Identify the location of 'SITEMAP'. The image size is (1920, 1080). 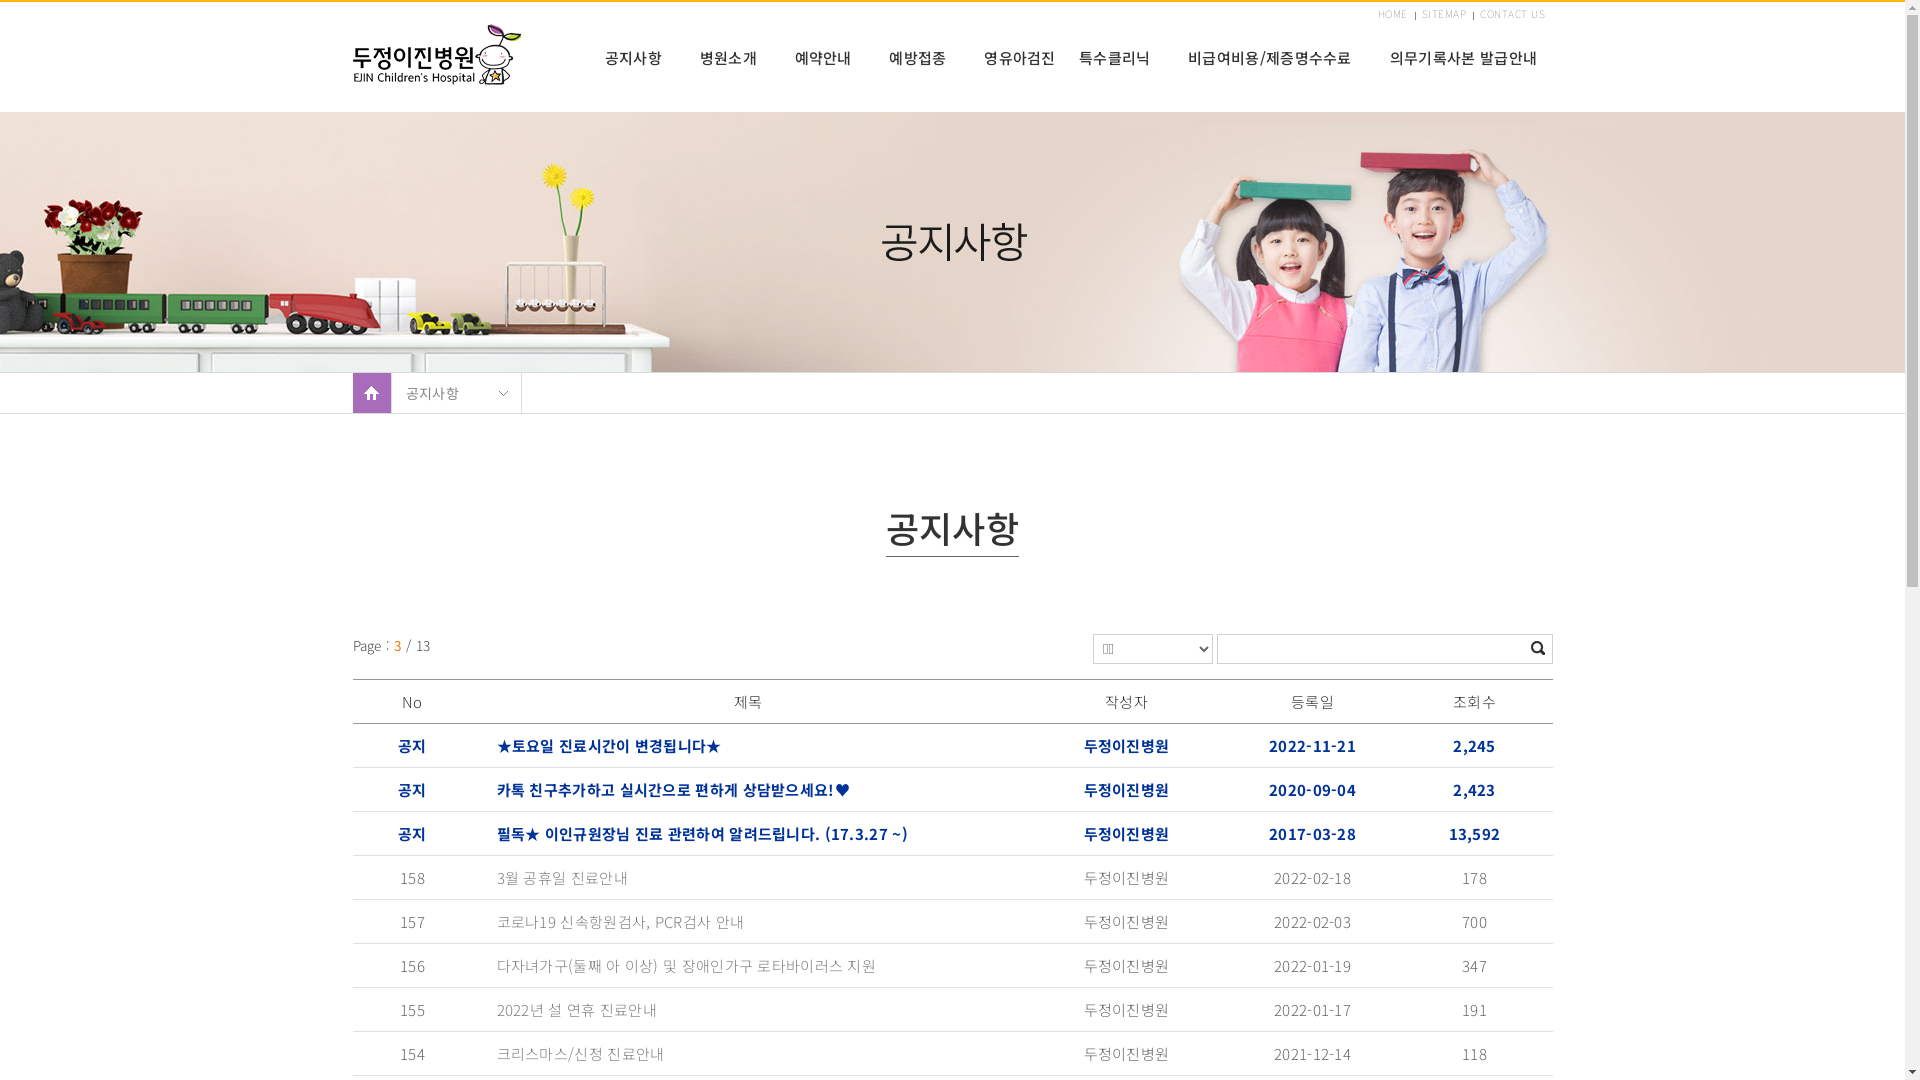
(1444, 14).